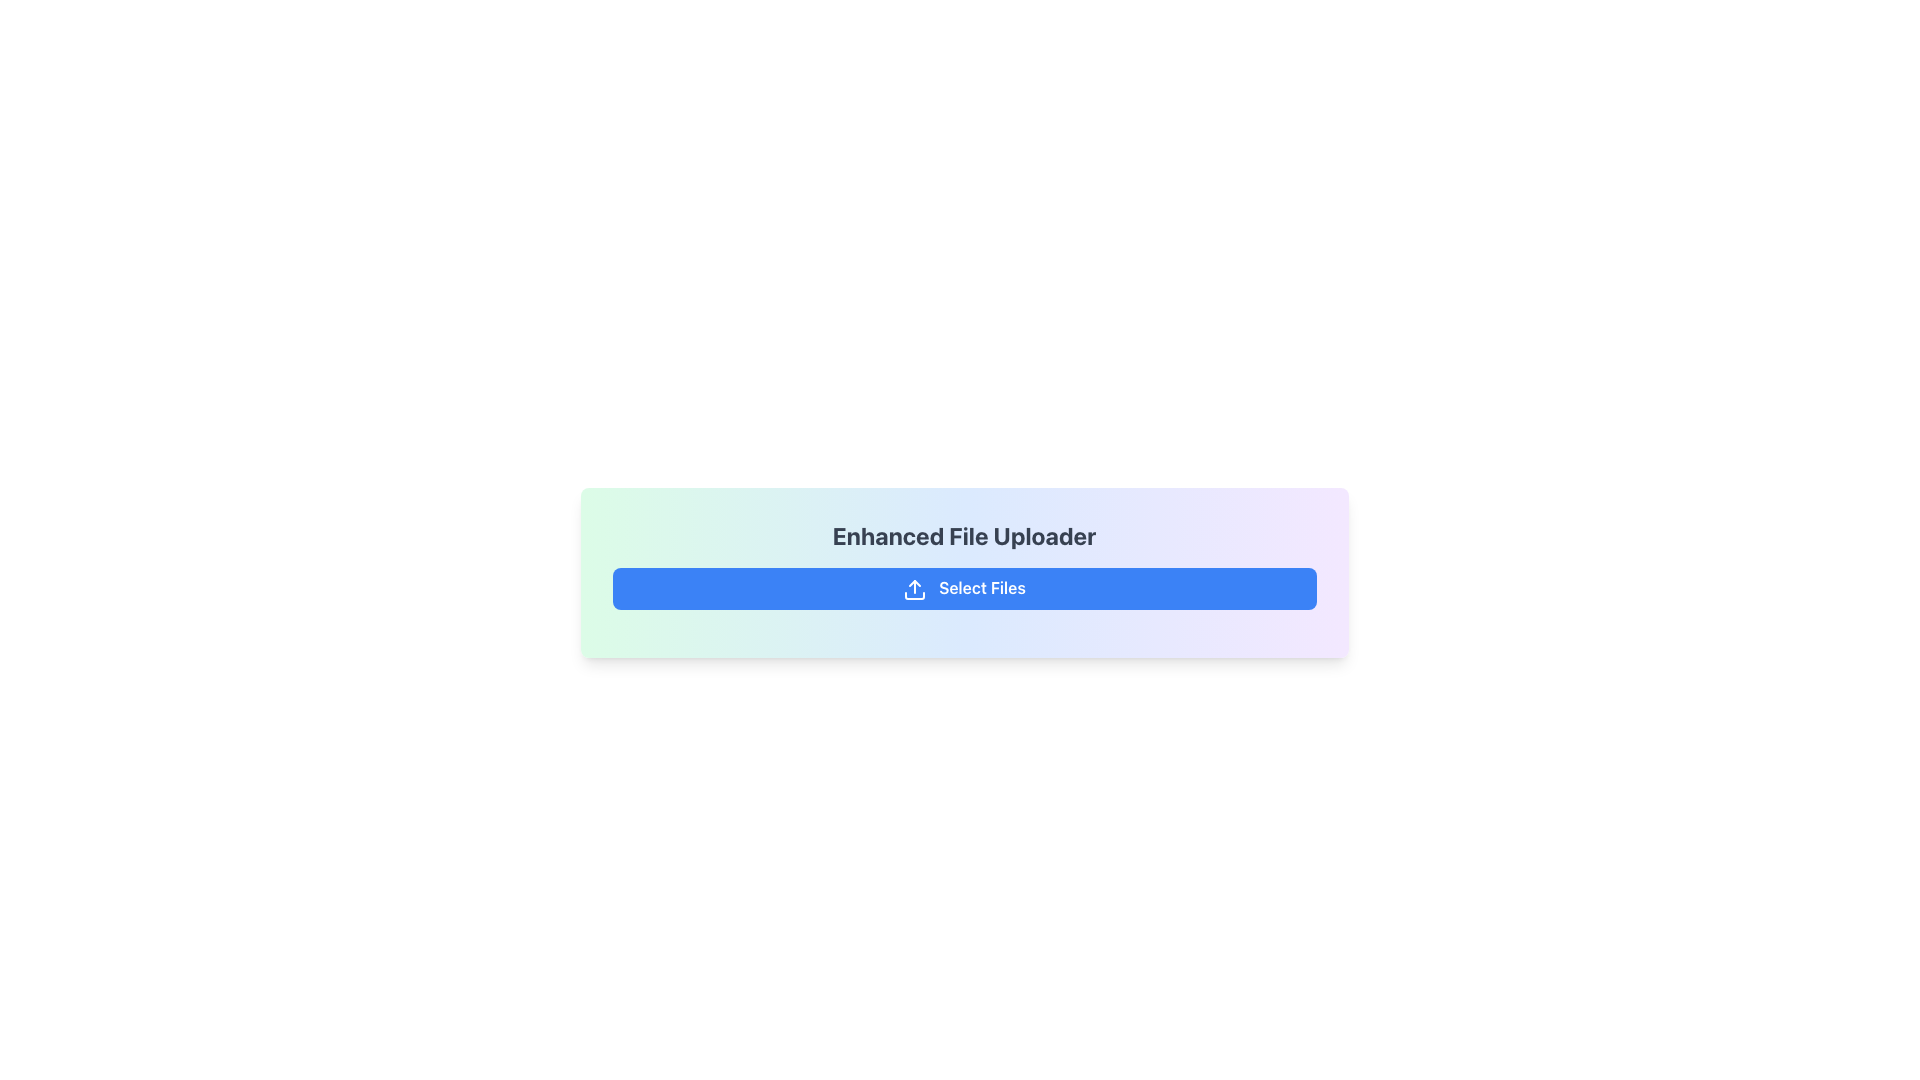 Image resolution: width=1920 pixels, height=1080 pixels. I want to click on the upload icon located inside the blue button labeled 'Select Files', which features a centered upward-pointing arrow above an open box, so click(914, 588).